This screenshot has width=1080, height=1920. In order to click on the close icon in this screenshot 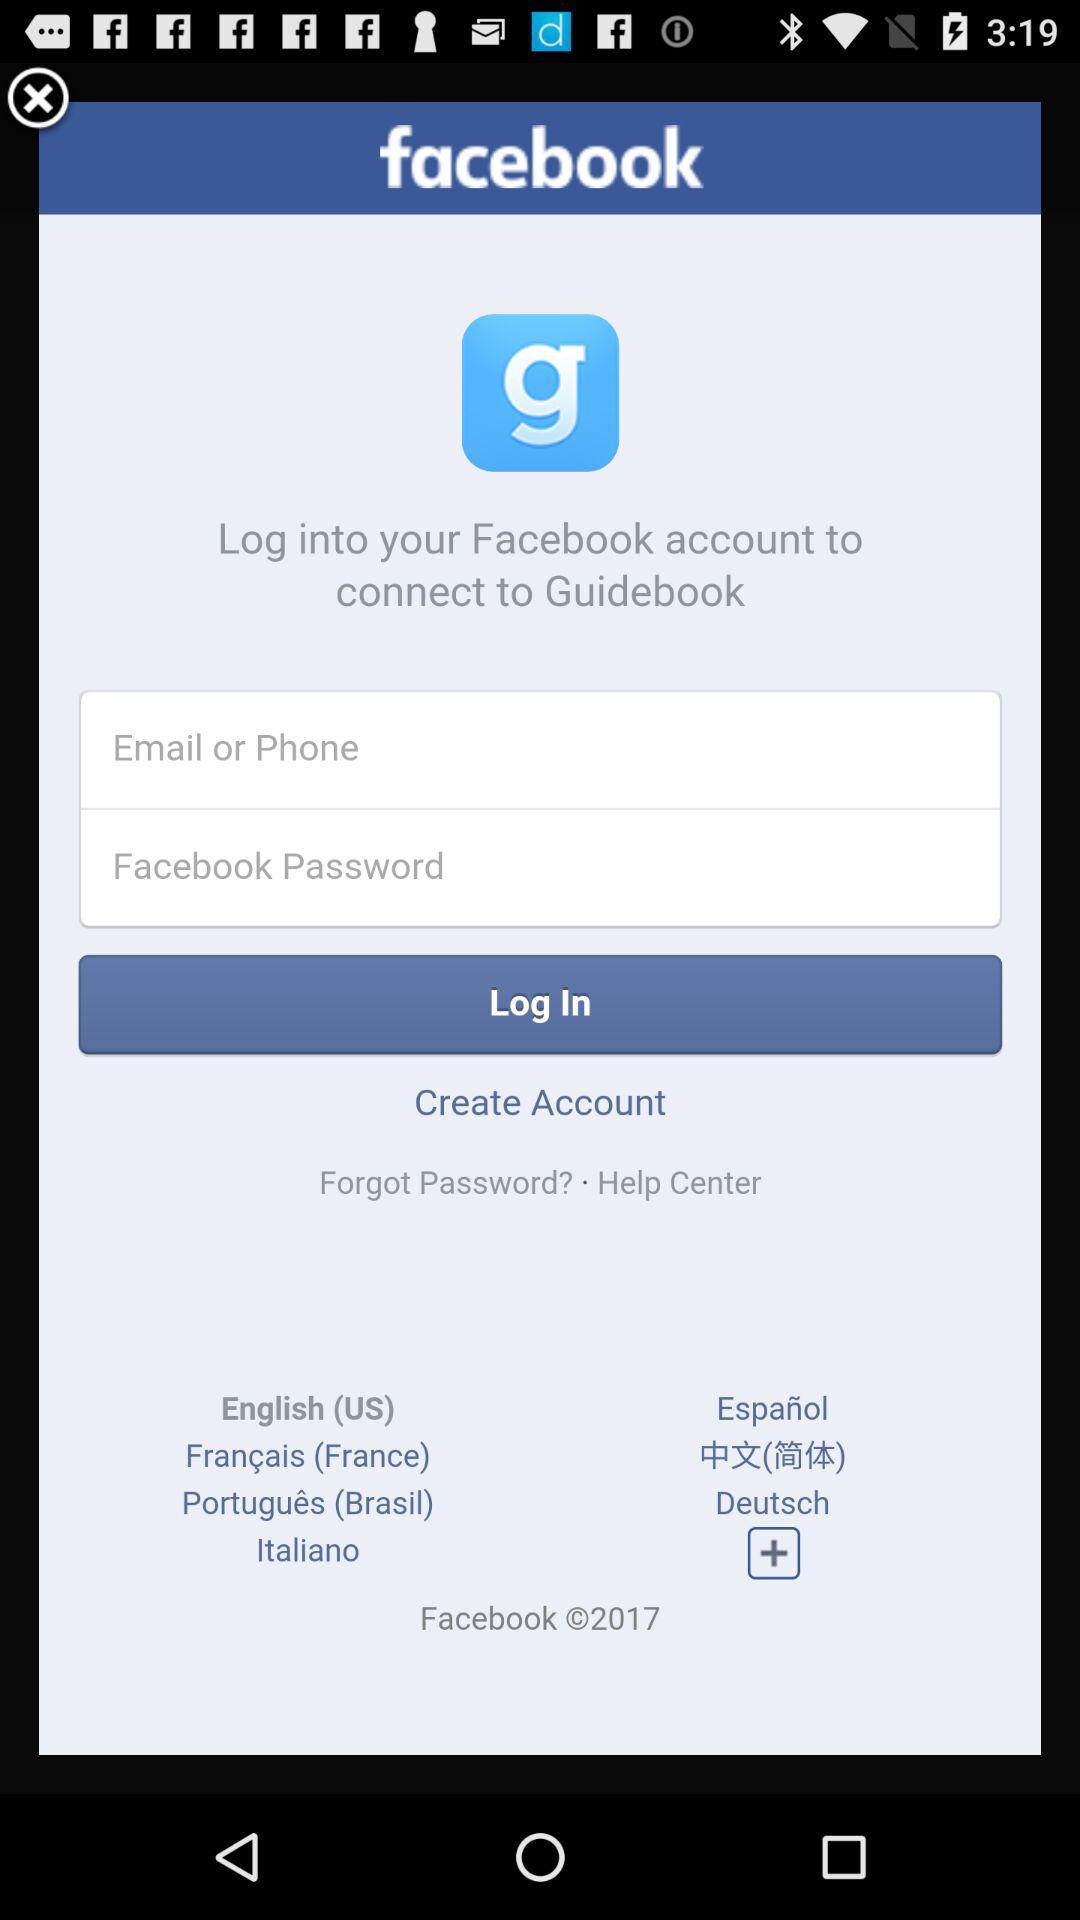, I will do `click(38, 107)`.